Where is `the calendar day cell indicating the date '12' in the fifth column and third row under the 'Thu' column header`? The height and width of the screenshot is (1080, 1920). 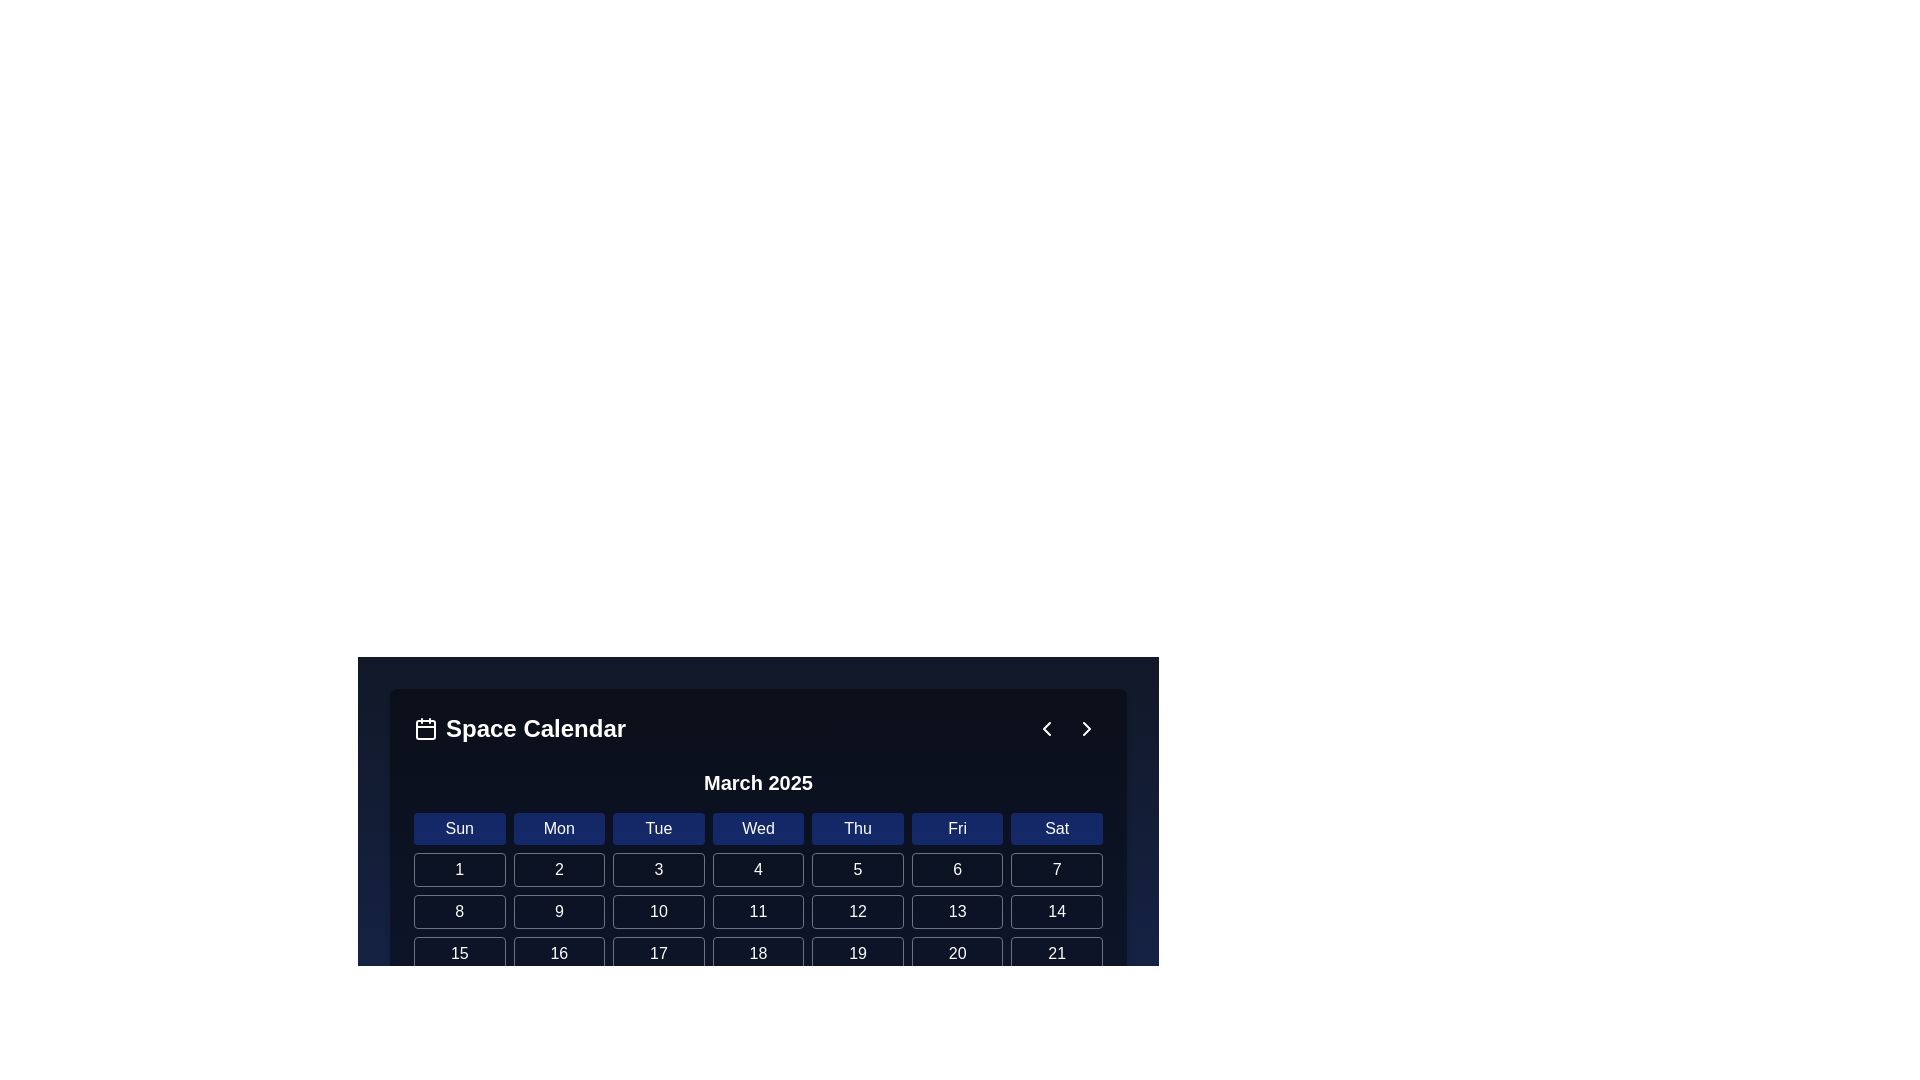
the calendar day cell indicating the date '12' in the fifth column and third row under the 'Thu' column header is located at coordinates (858, 911).